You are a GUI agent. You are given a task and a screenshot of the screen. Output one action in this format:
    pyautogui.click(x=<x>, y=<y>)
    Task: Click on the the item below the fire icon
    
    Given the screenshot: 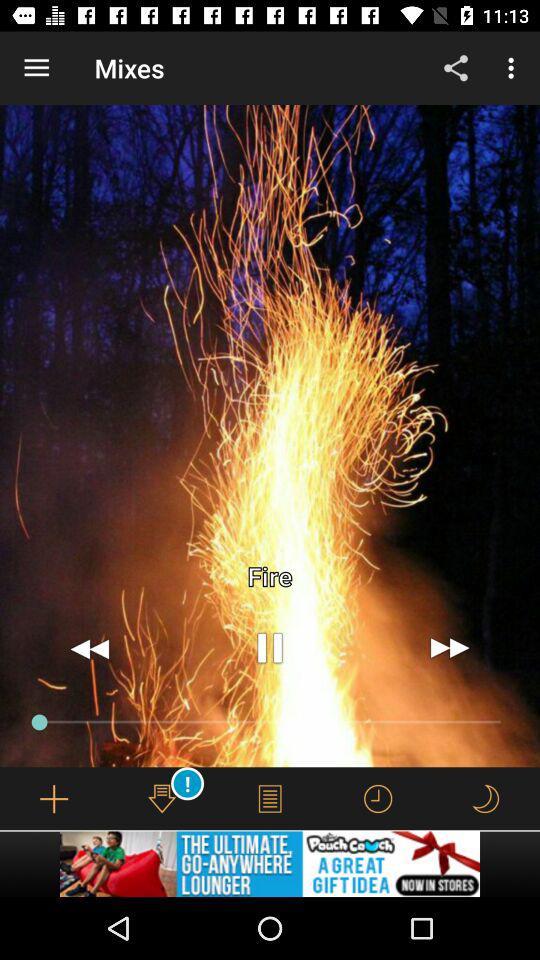 What is the action you would take?
    pyautogui.click(x=270, y=647)
    